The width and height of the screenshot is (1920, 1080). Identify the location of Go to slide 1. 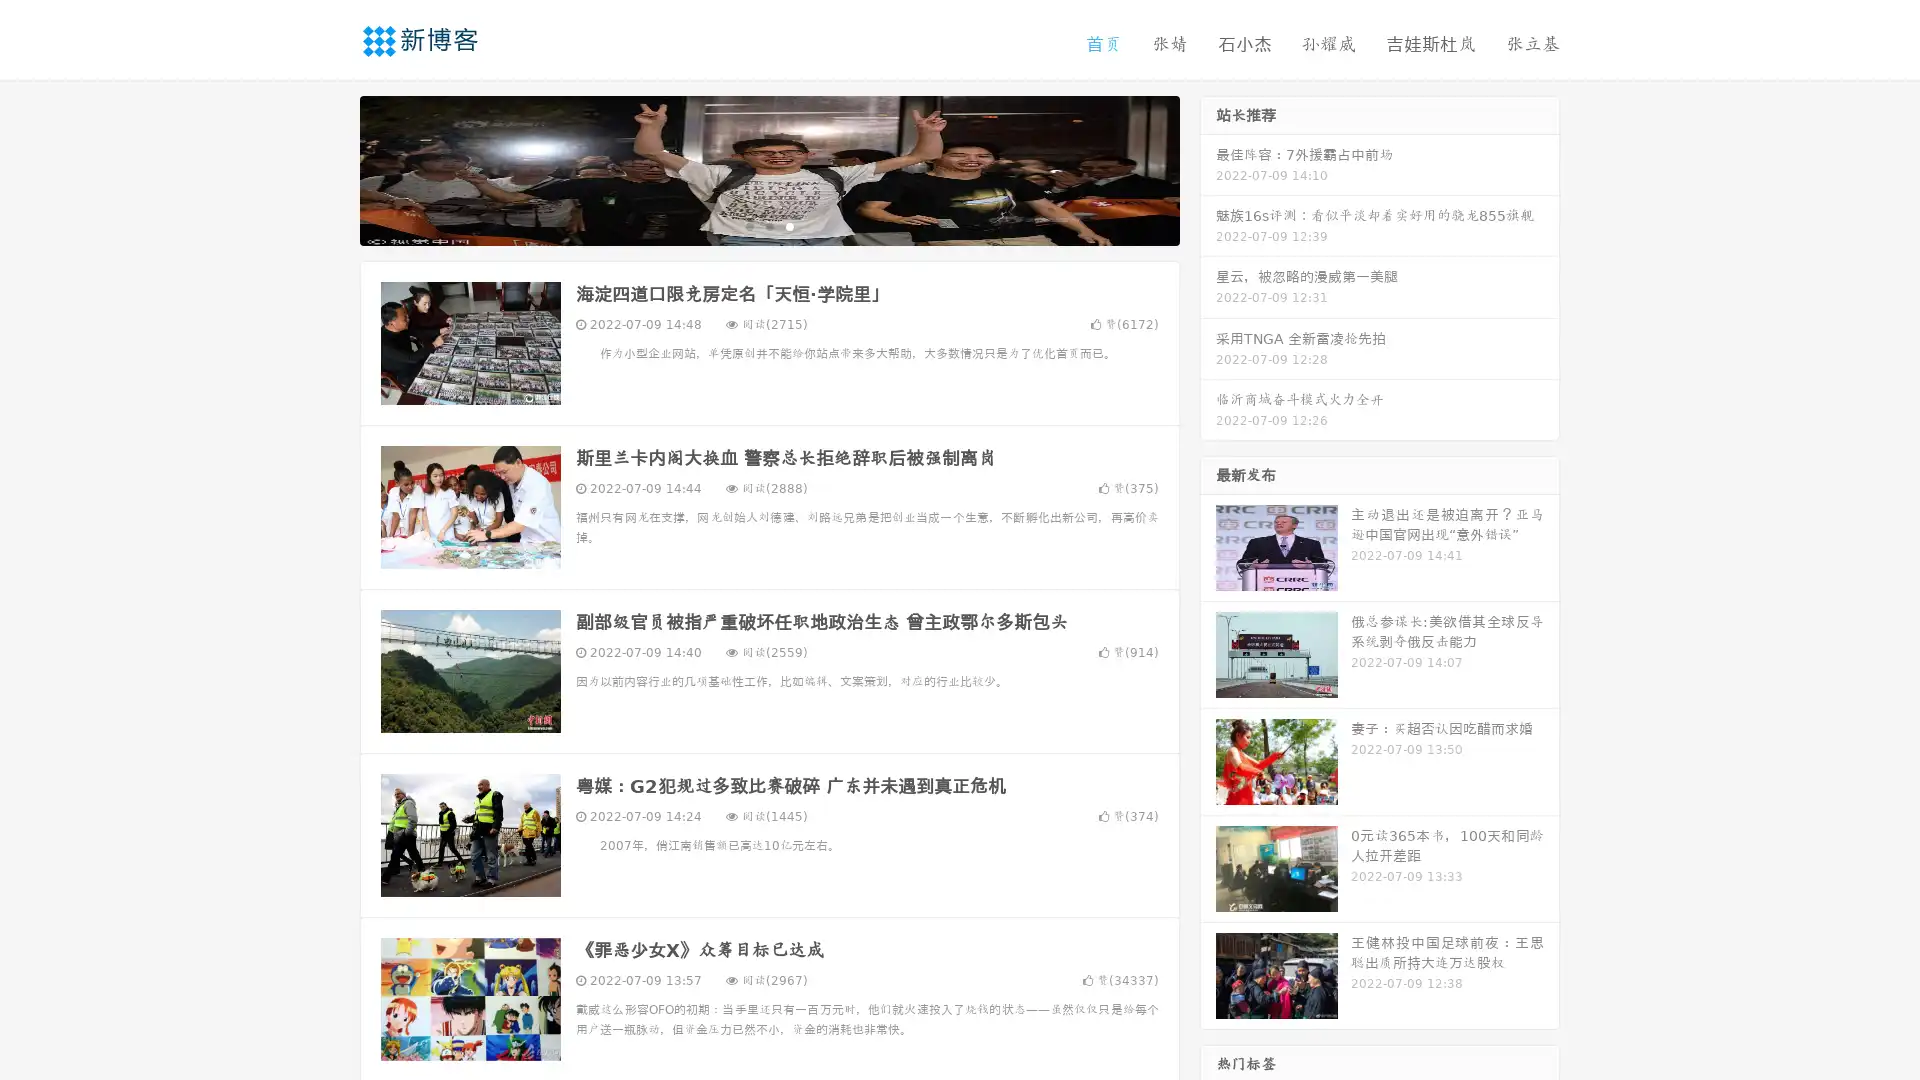
(748, 225).